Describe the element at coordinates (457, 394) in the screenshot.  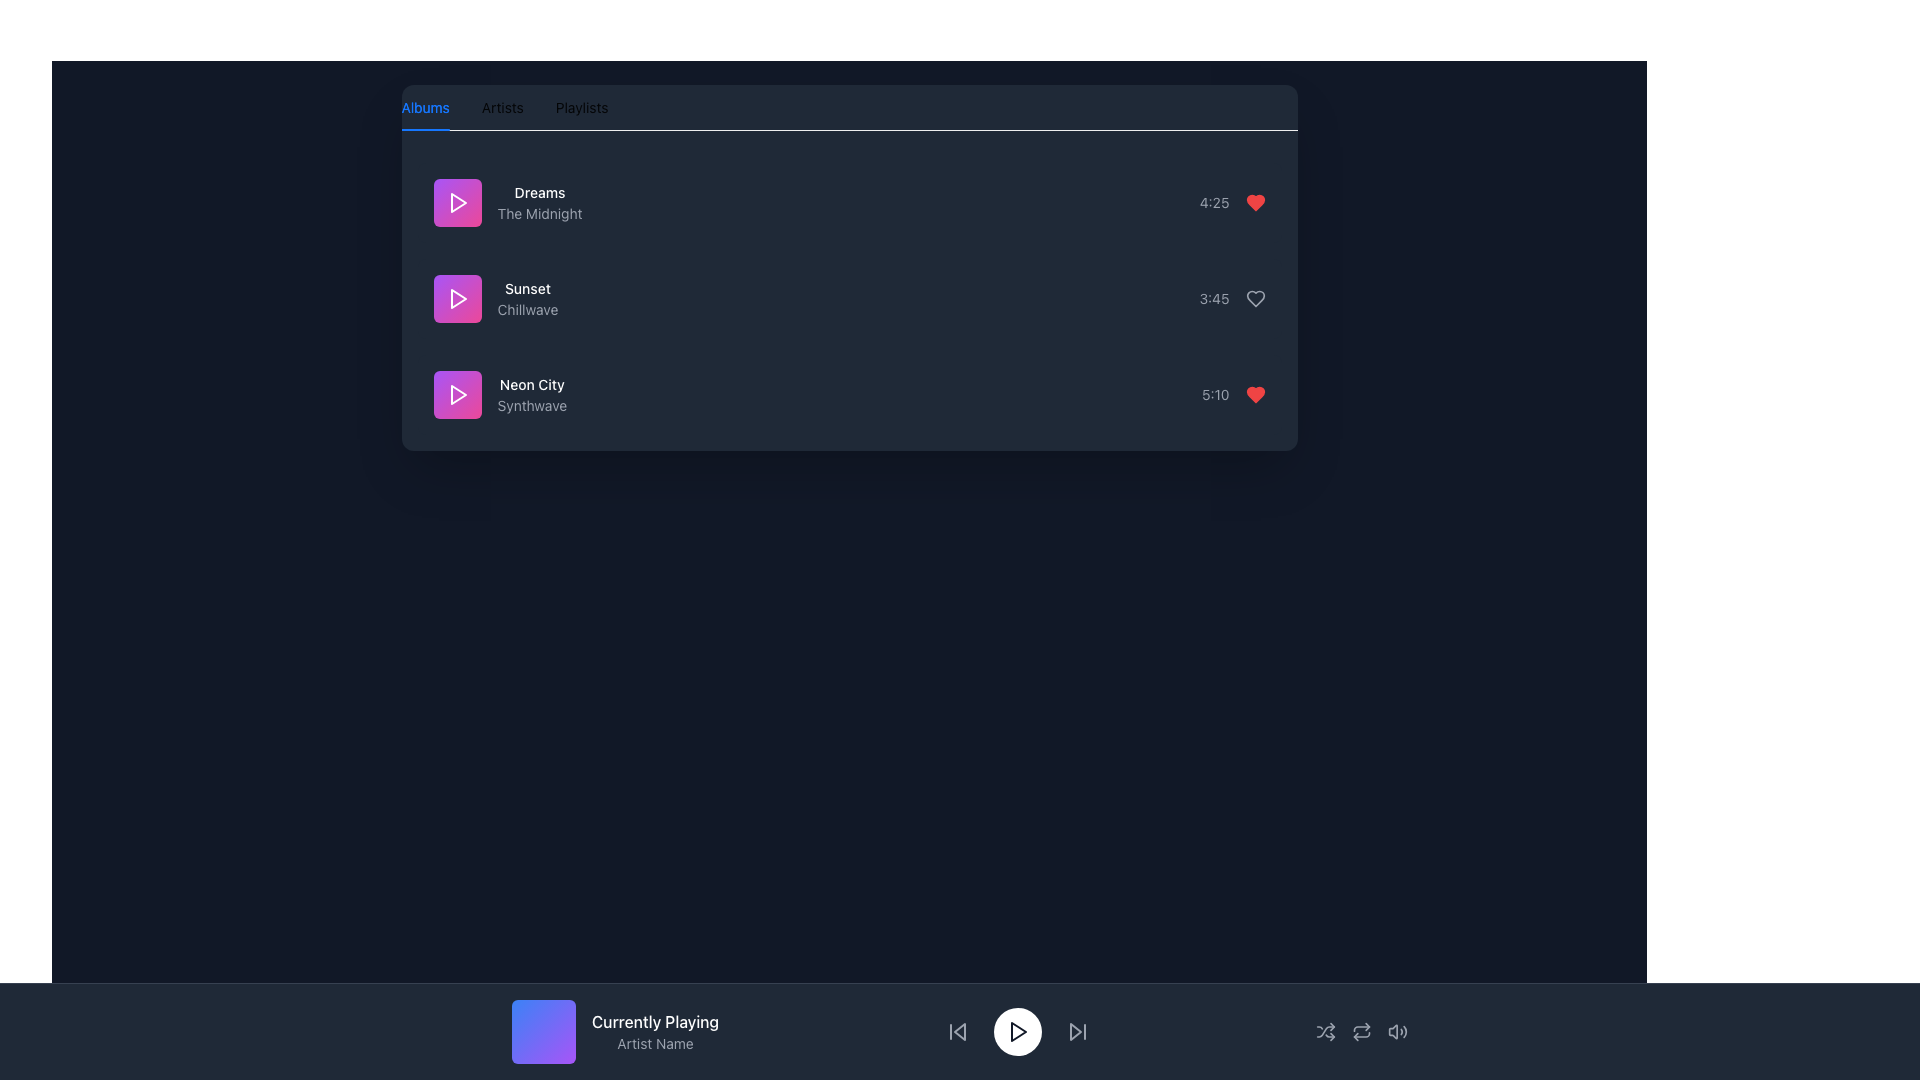
I see `the play icon, which is a rightward-pointing triangle inside a pink-bordered square` at that location.